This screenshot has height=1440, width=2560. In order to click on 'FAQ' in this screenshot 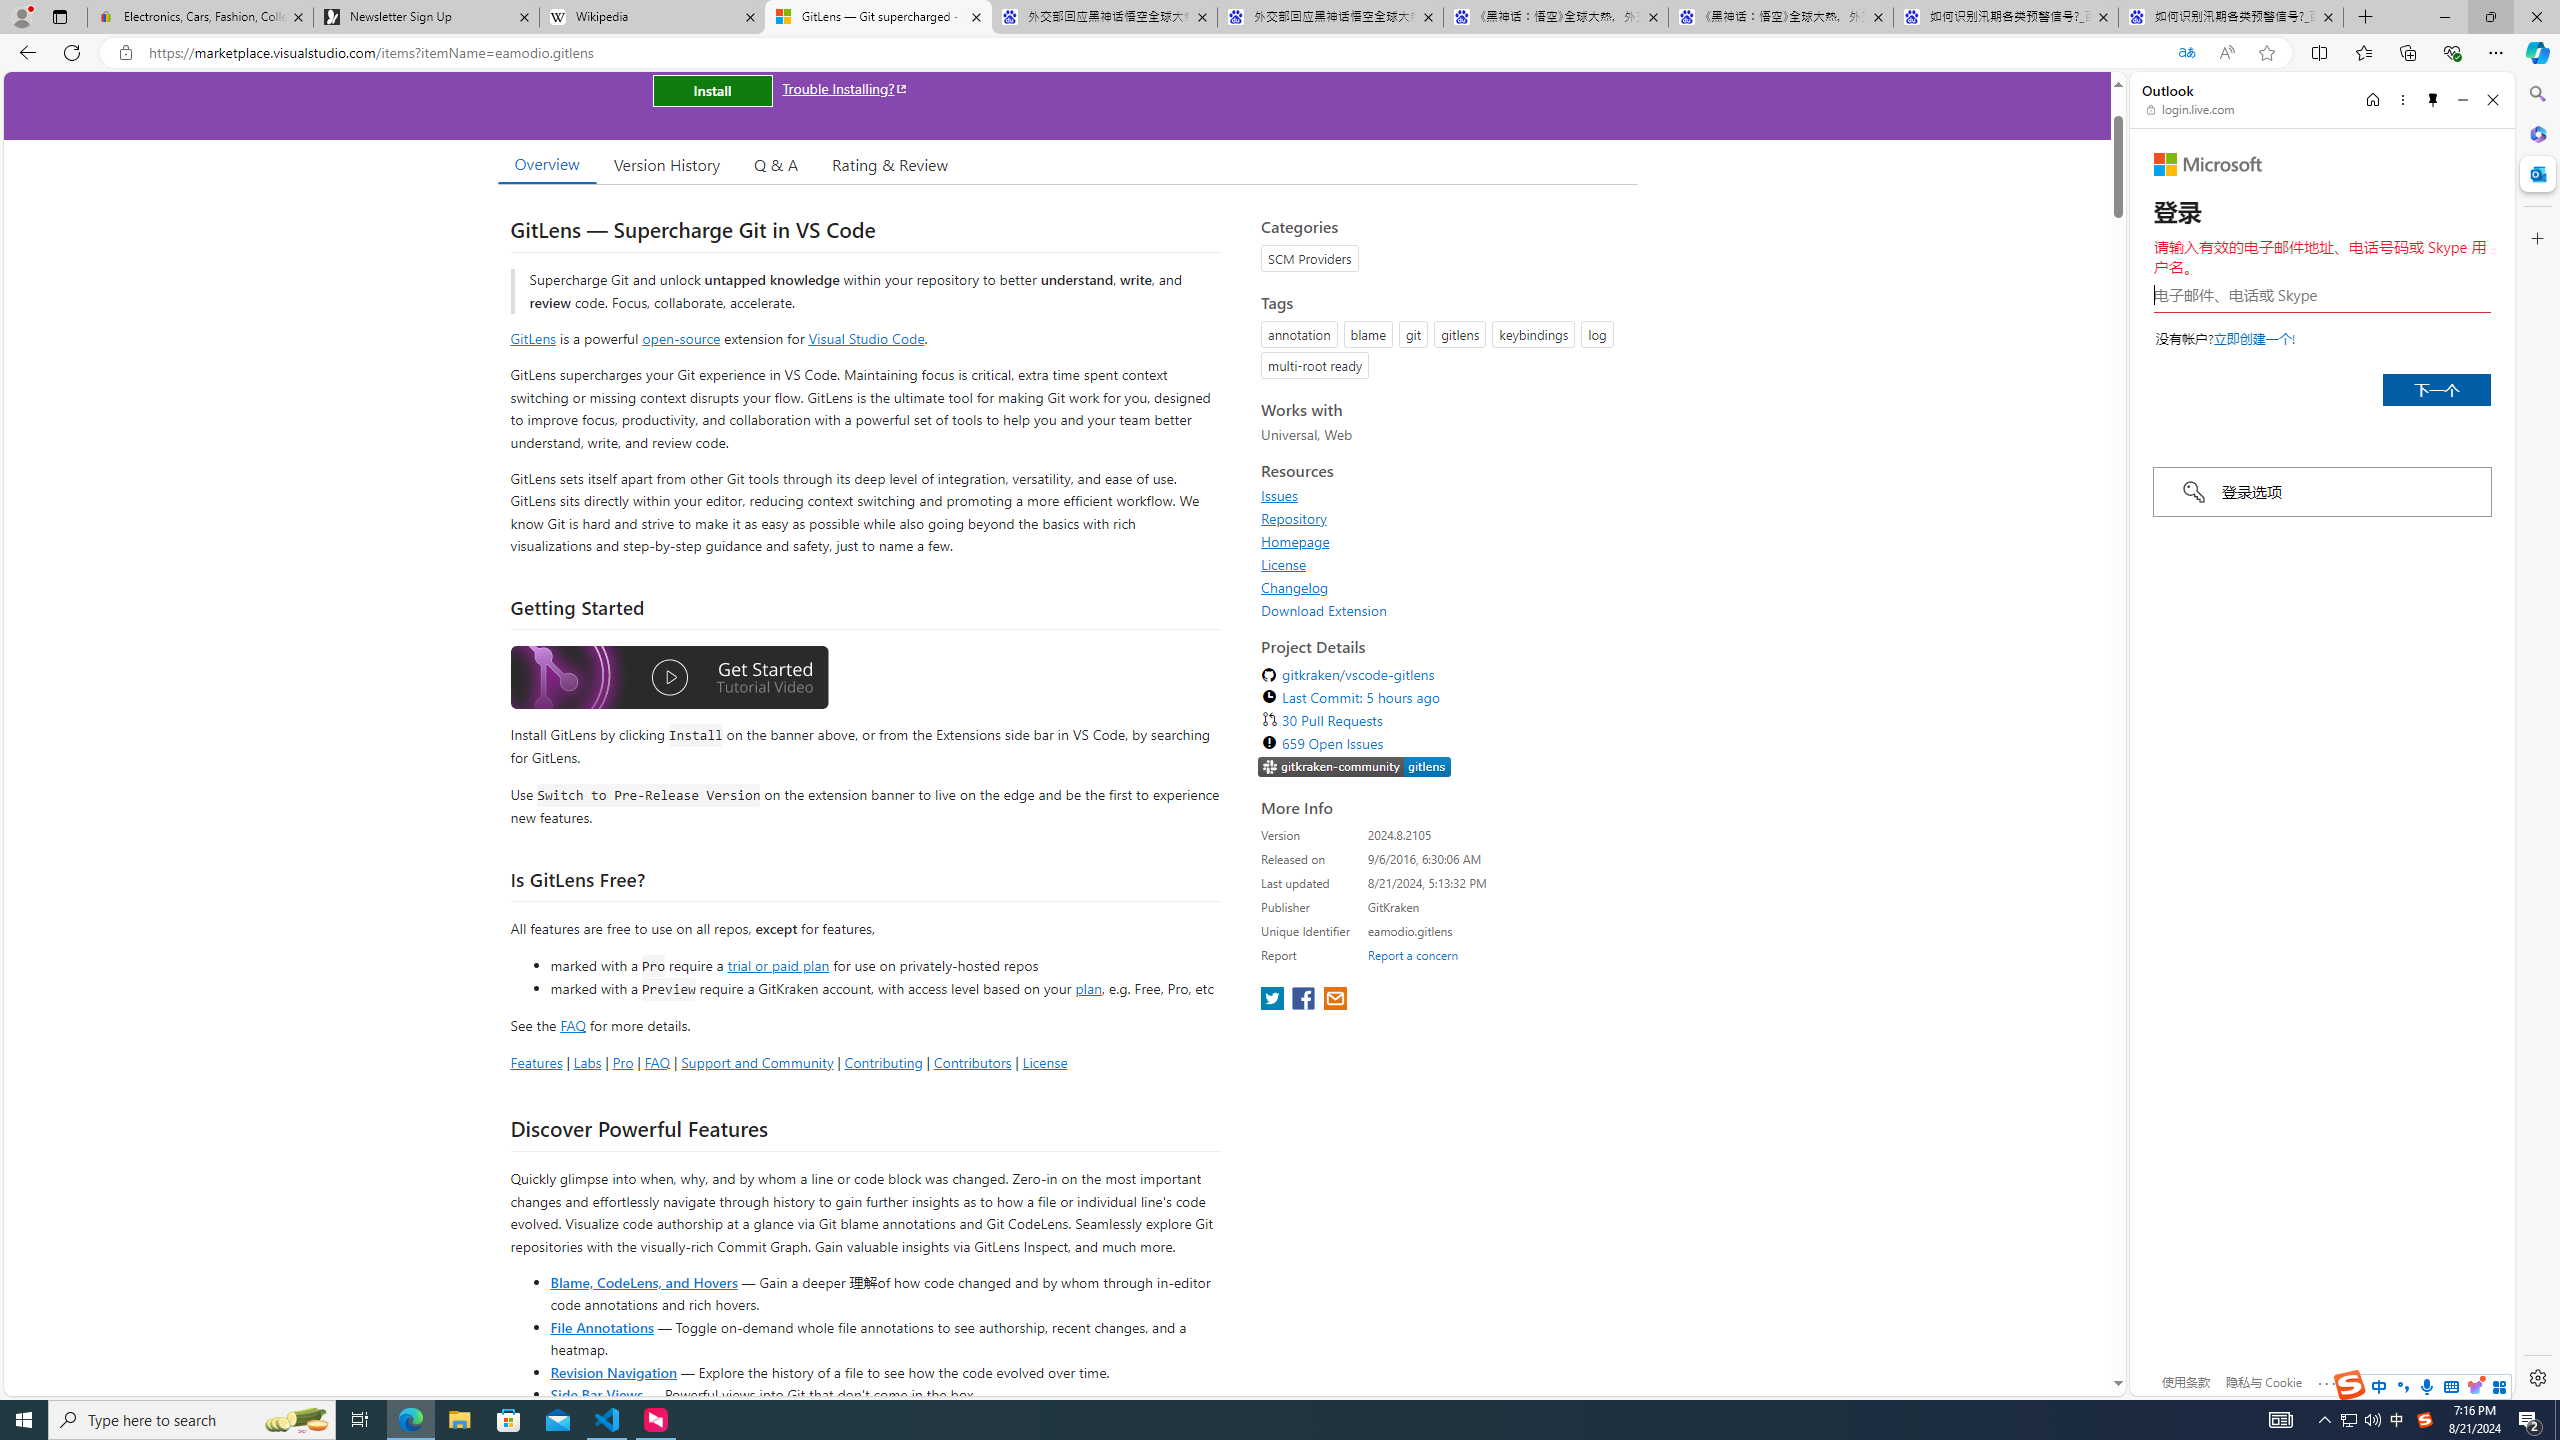, I will do `click(656, 1061)`.